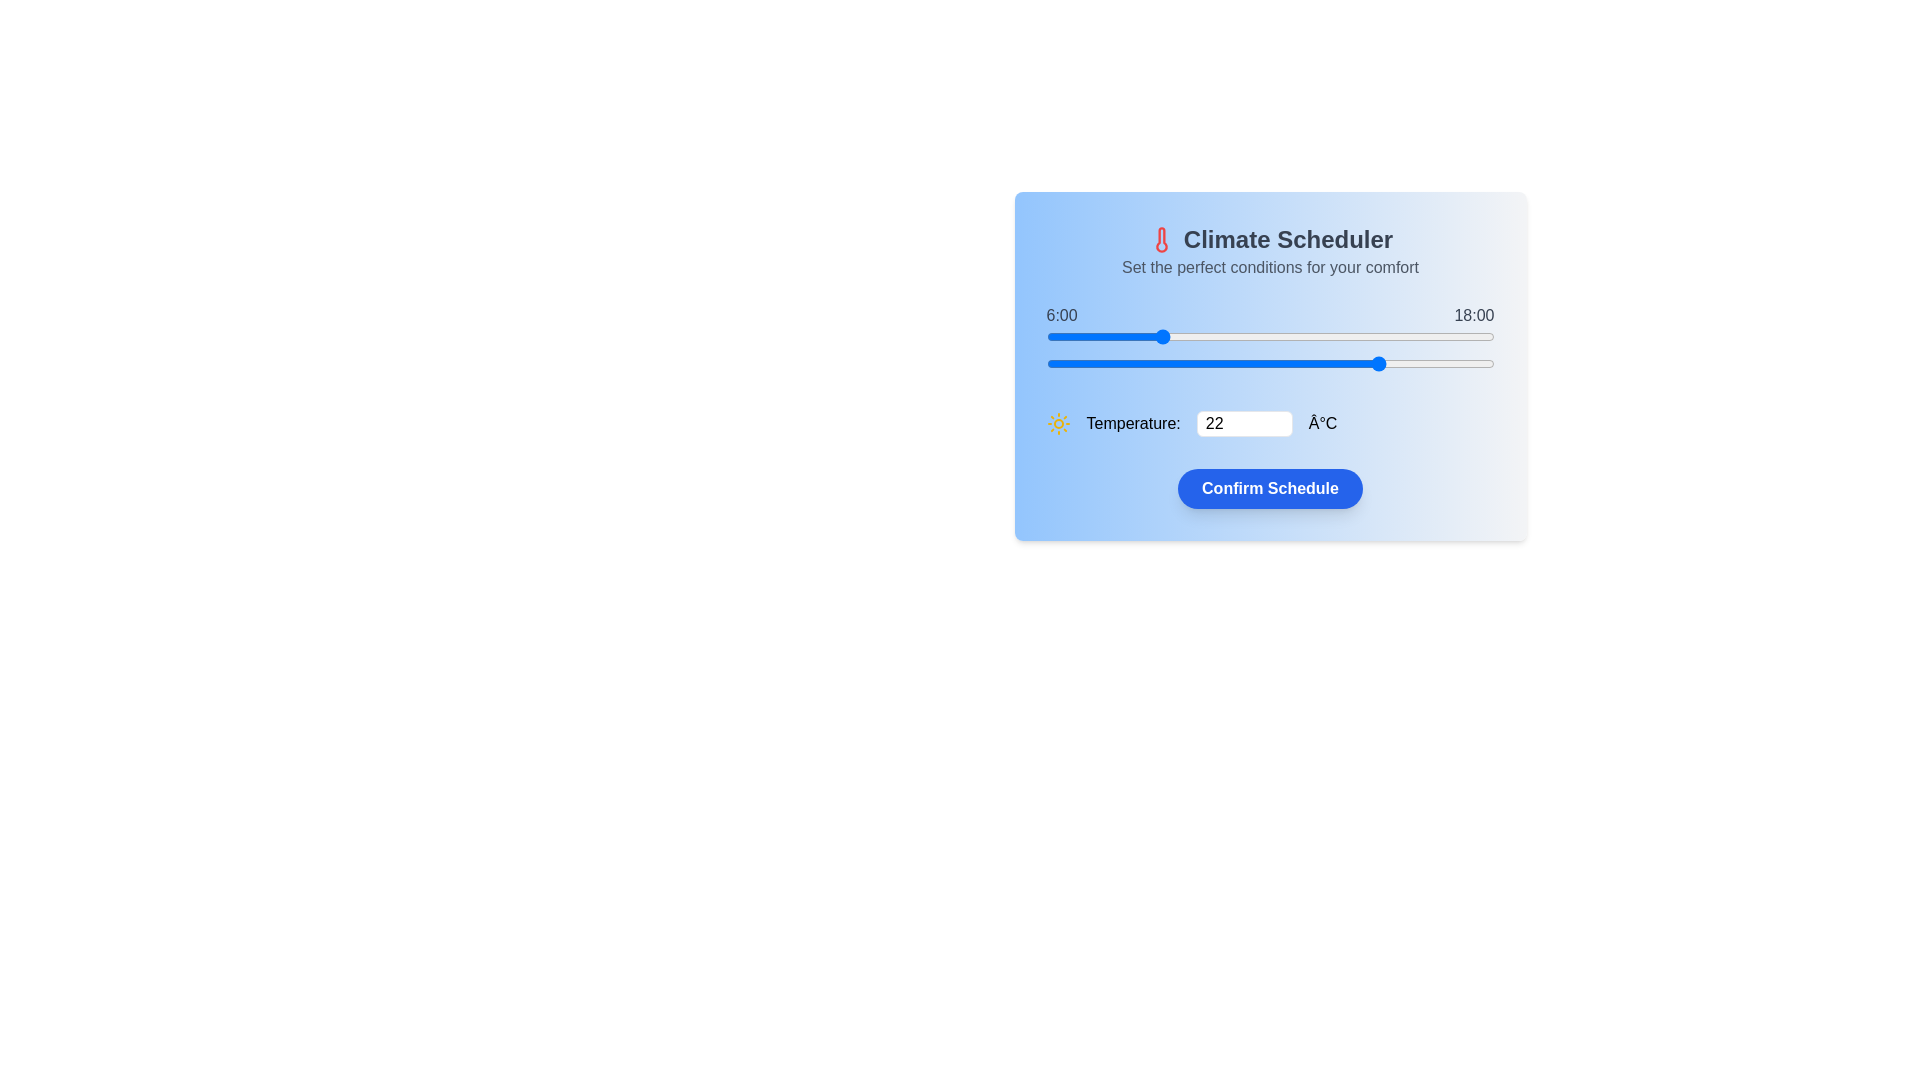  What do you see at coordinates (1269, 489) in the screenshot?
I see `the confirmation button located at the bottom of the 'Climate Scheduler' card to observe the hover effect` at bounding box center [1269, 489].